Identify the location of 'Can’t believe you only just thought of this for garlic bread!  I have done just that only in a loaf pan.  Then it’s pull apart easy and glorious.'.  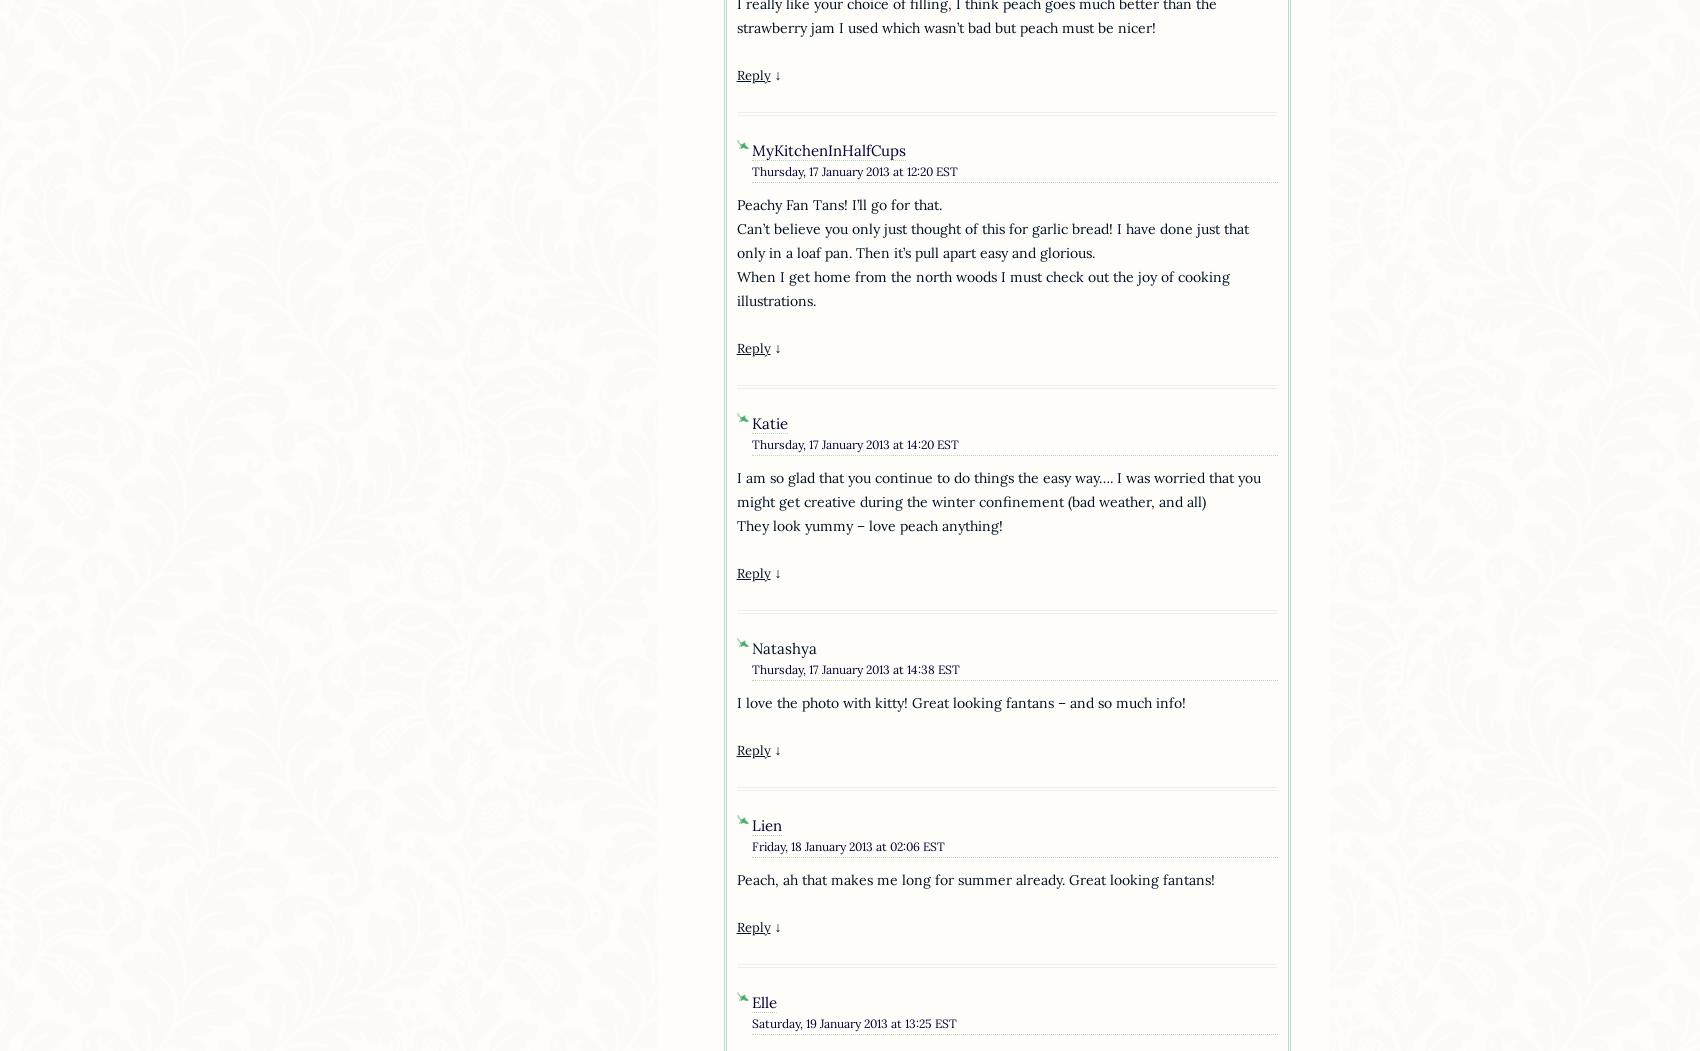
(990, 239).